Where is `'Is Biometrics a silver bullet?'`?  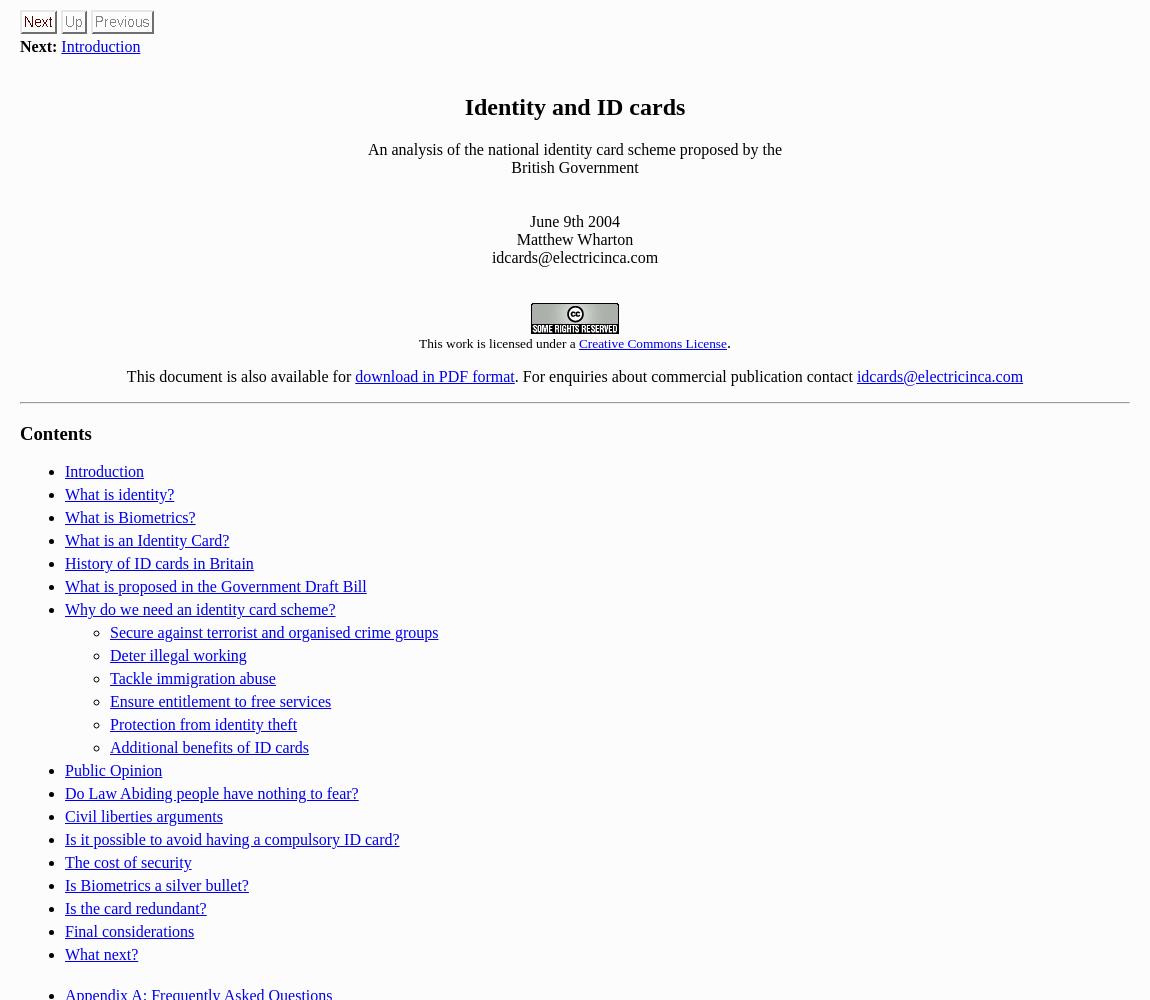
'Is Biometrics a silver bullet?' is located at coordinates (155, 885).